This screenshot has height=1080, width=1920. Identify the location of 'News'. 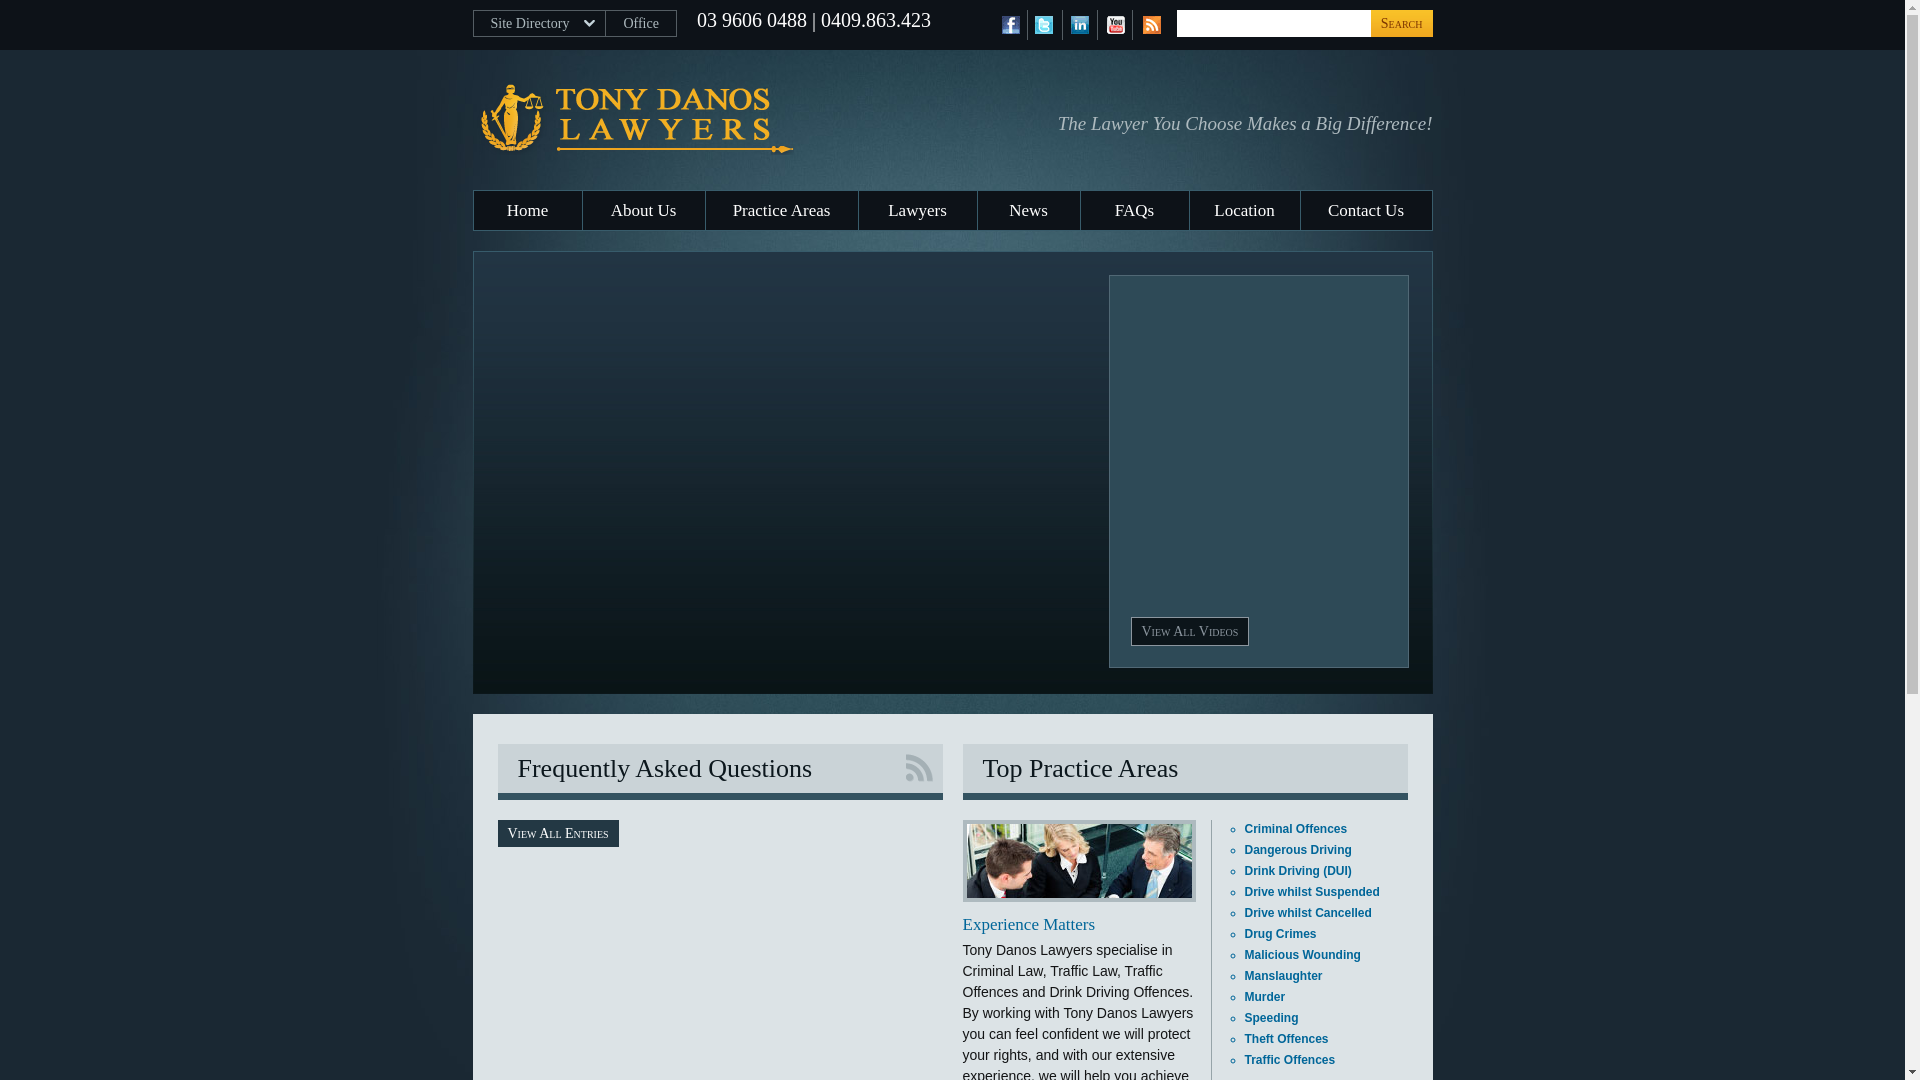
(1028, 210).